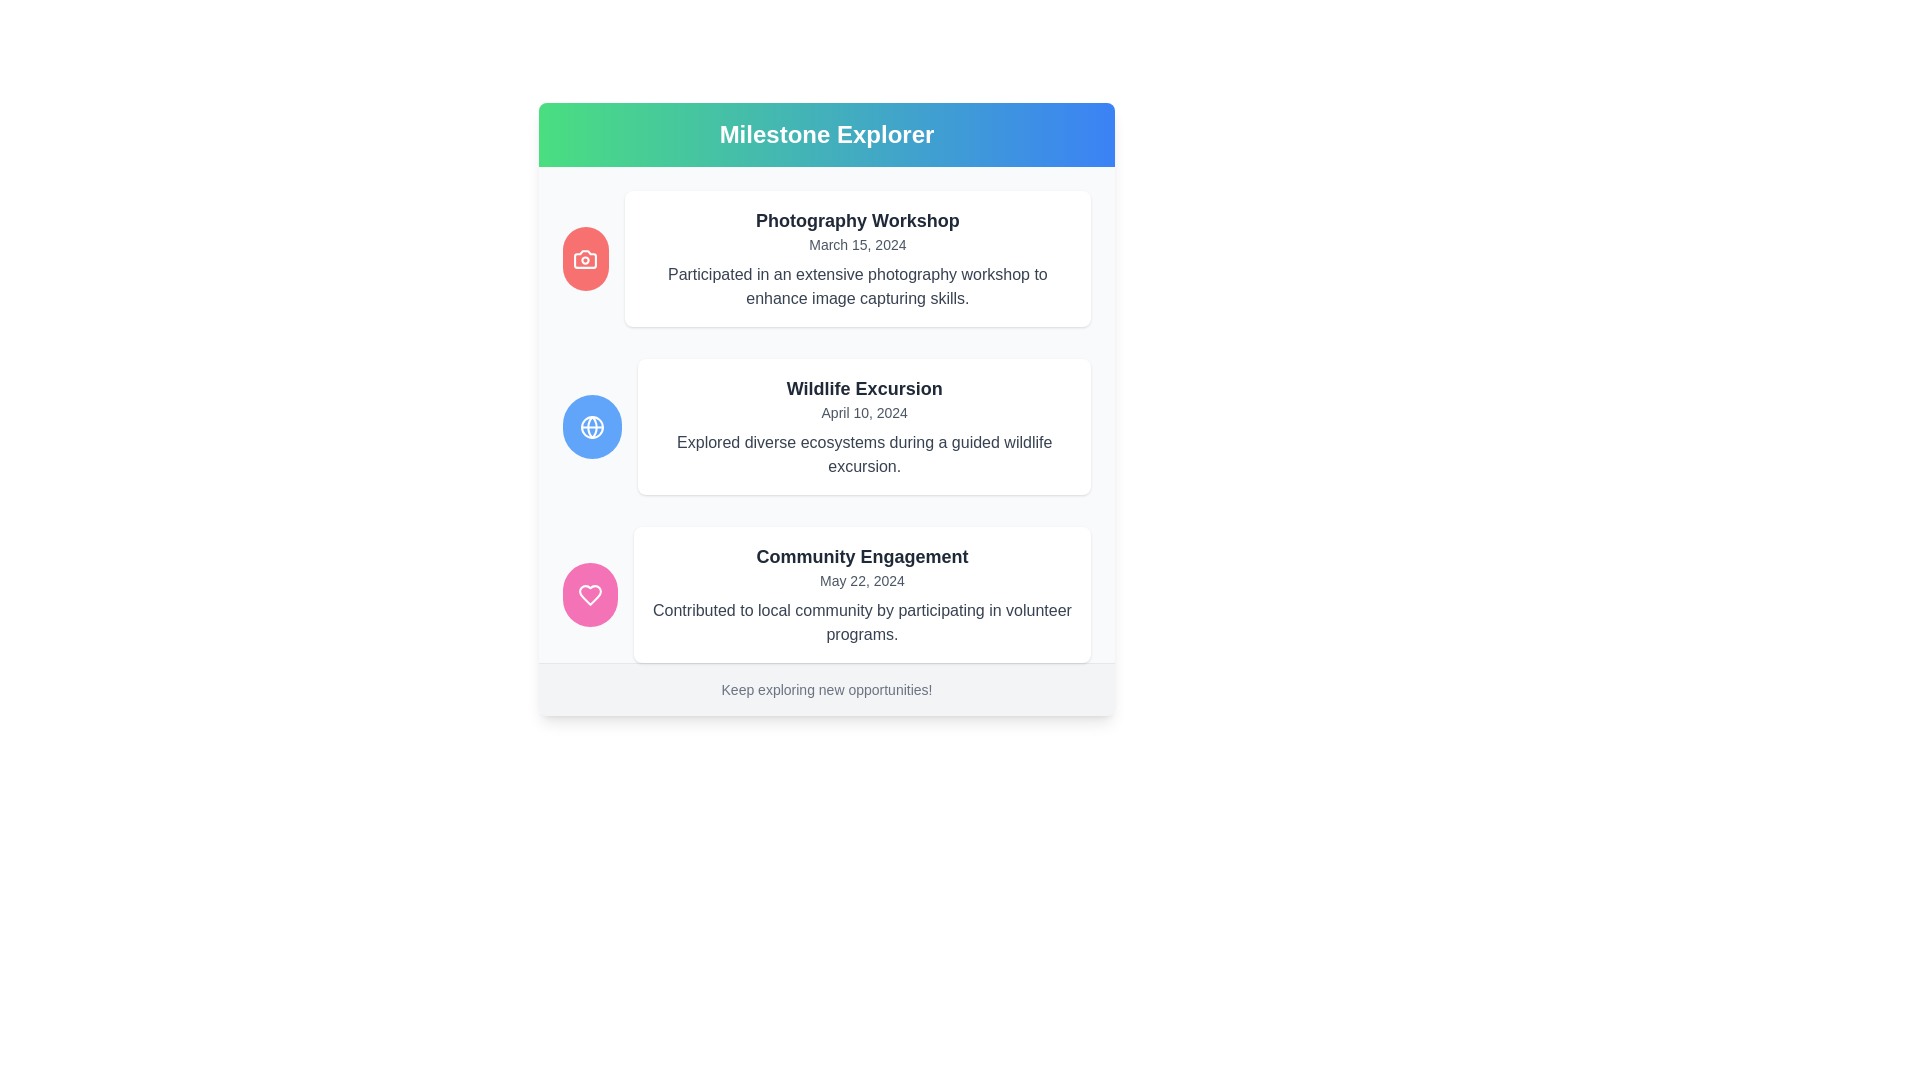 The height and width of the screenshot is (1080, 1920). What do you see at coordinates (826, 593) in the screenshot?
I see `the textual block that provides details about a specific event, including its title and description, located under the 'Milestone Explorer' heading, specifically the last element in the list` at bounding box center [826, 593].